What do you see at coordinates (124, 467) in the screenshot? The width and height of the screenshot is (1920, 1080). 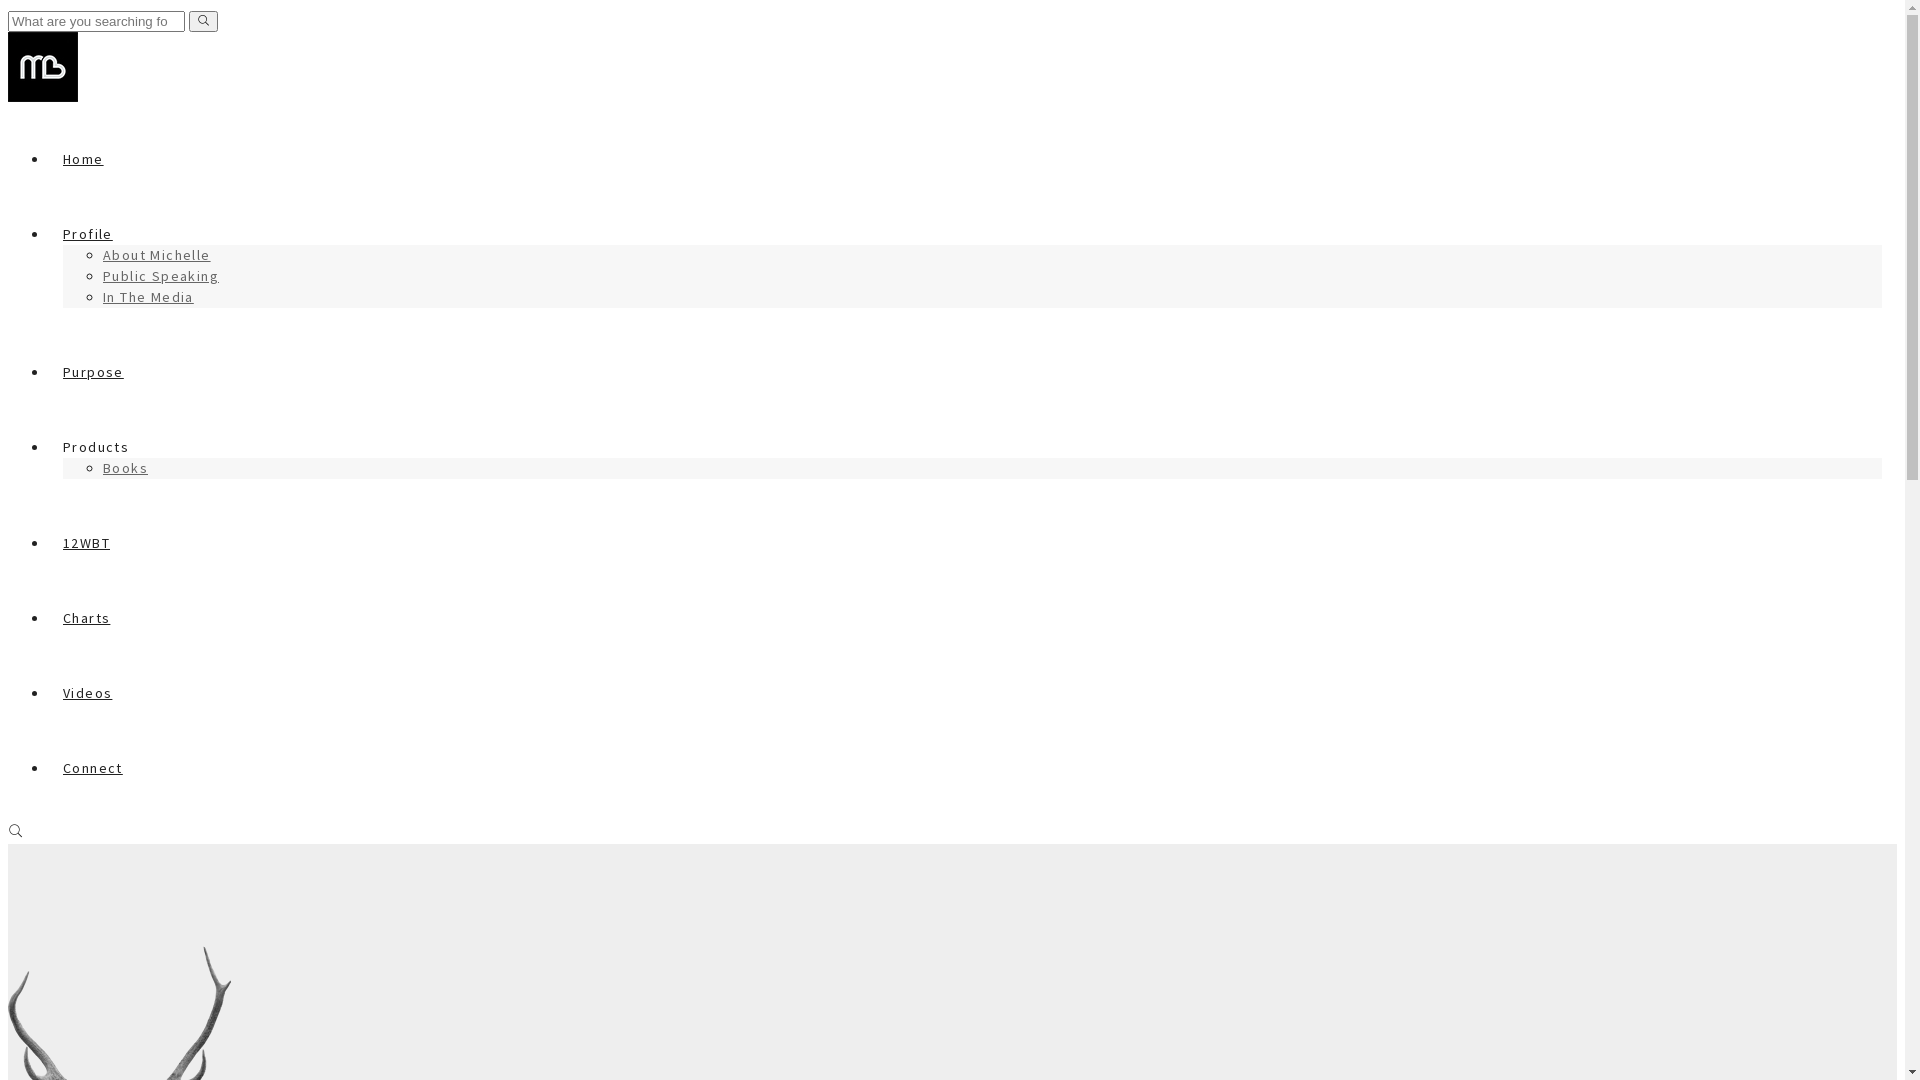 I see `'Books'` at bounding box center [124, 467].